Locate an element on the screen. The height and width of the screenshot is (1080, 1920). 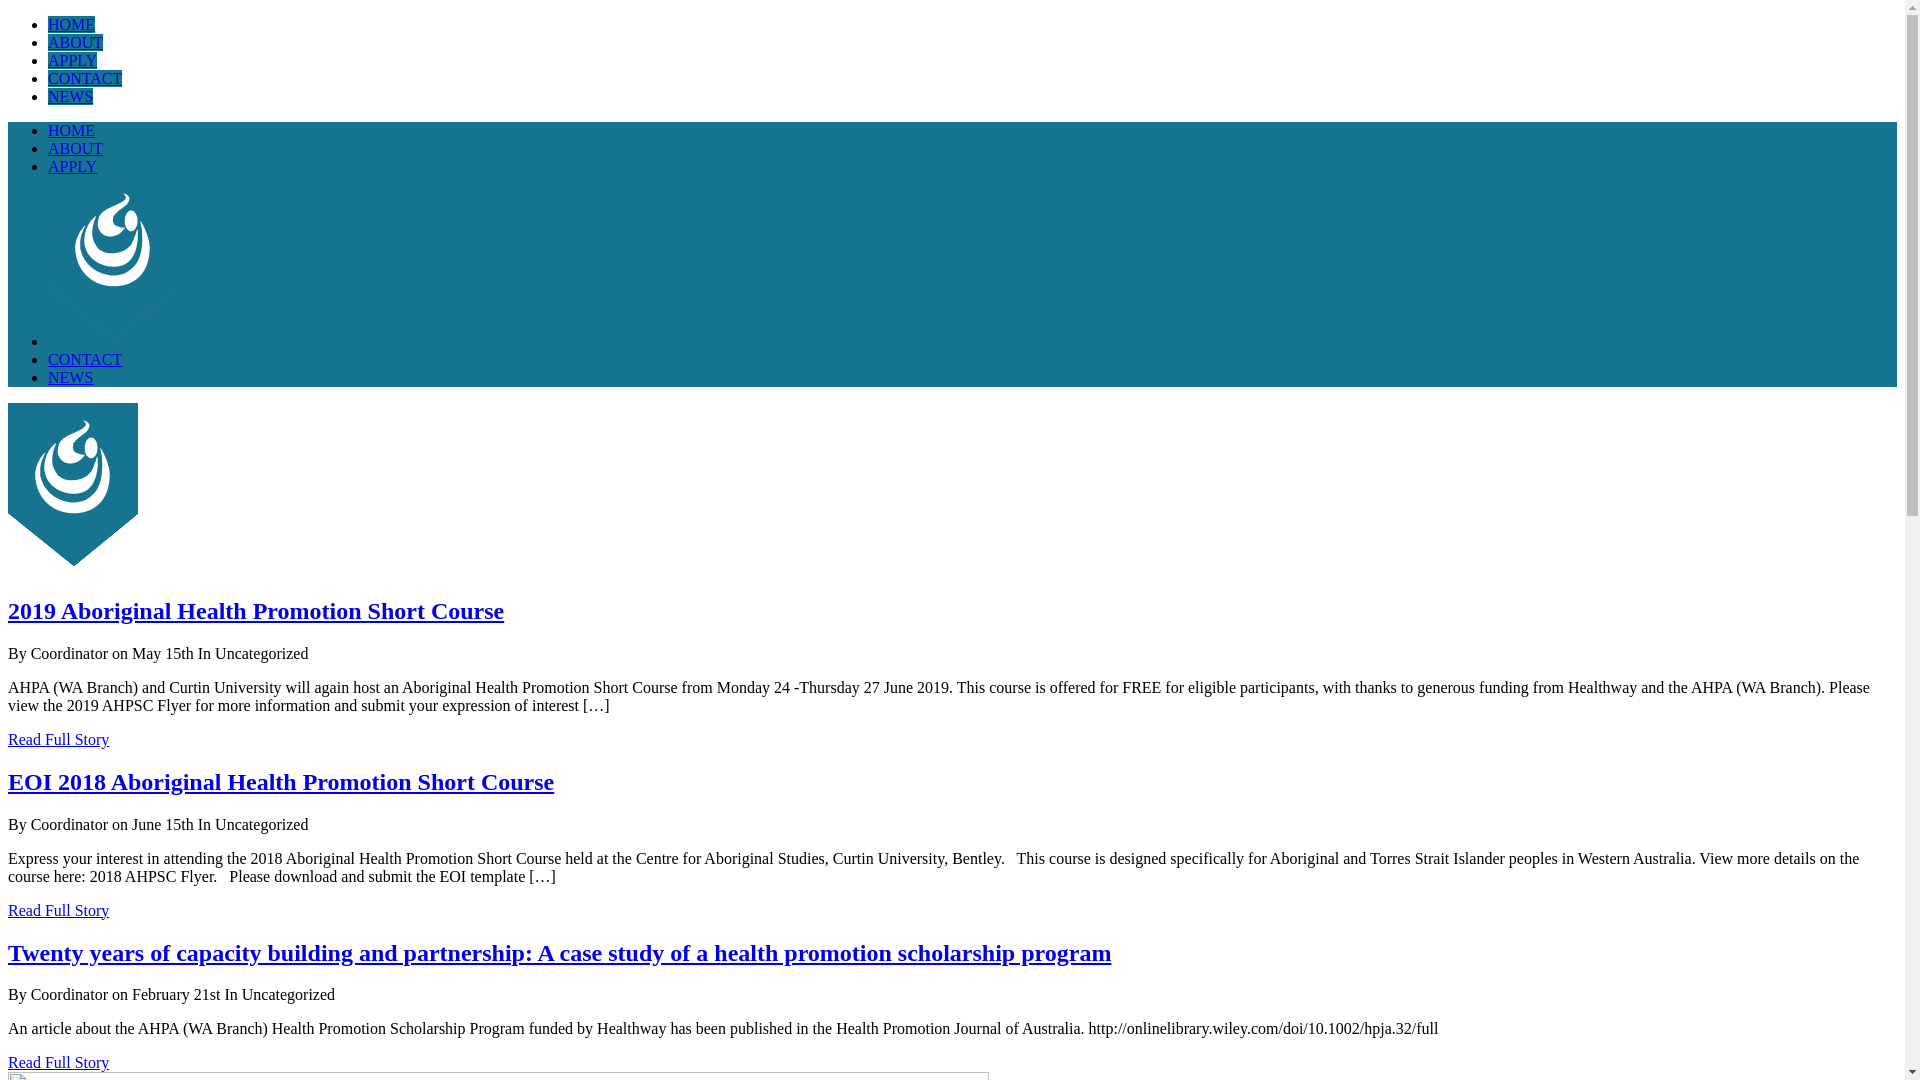
'NEWS' is located at coordinates (70, 96).